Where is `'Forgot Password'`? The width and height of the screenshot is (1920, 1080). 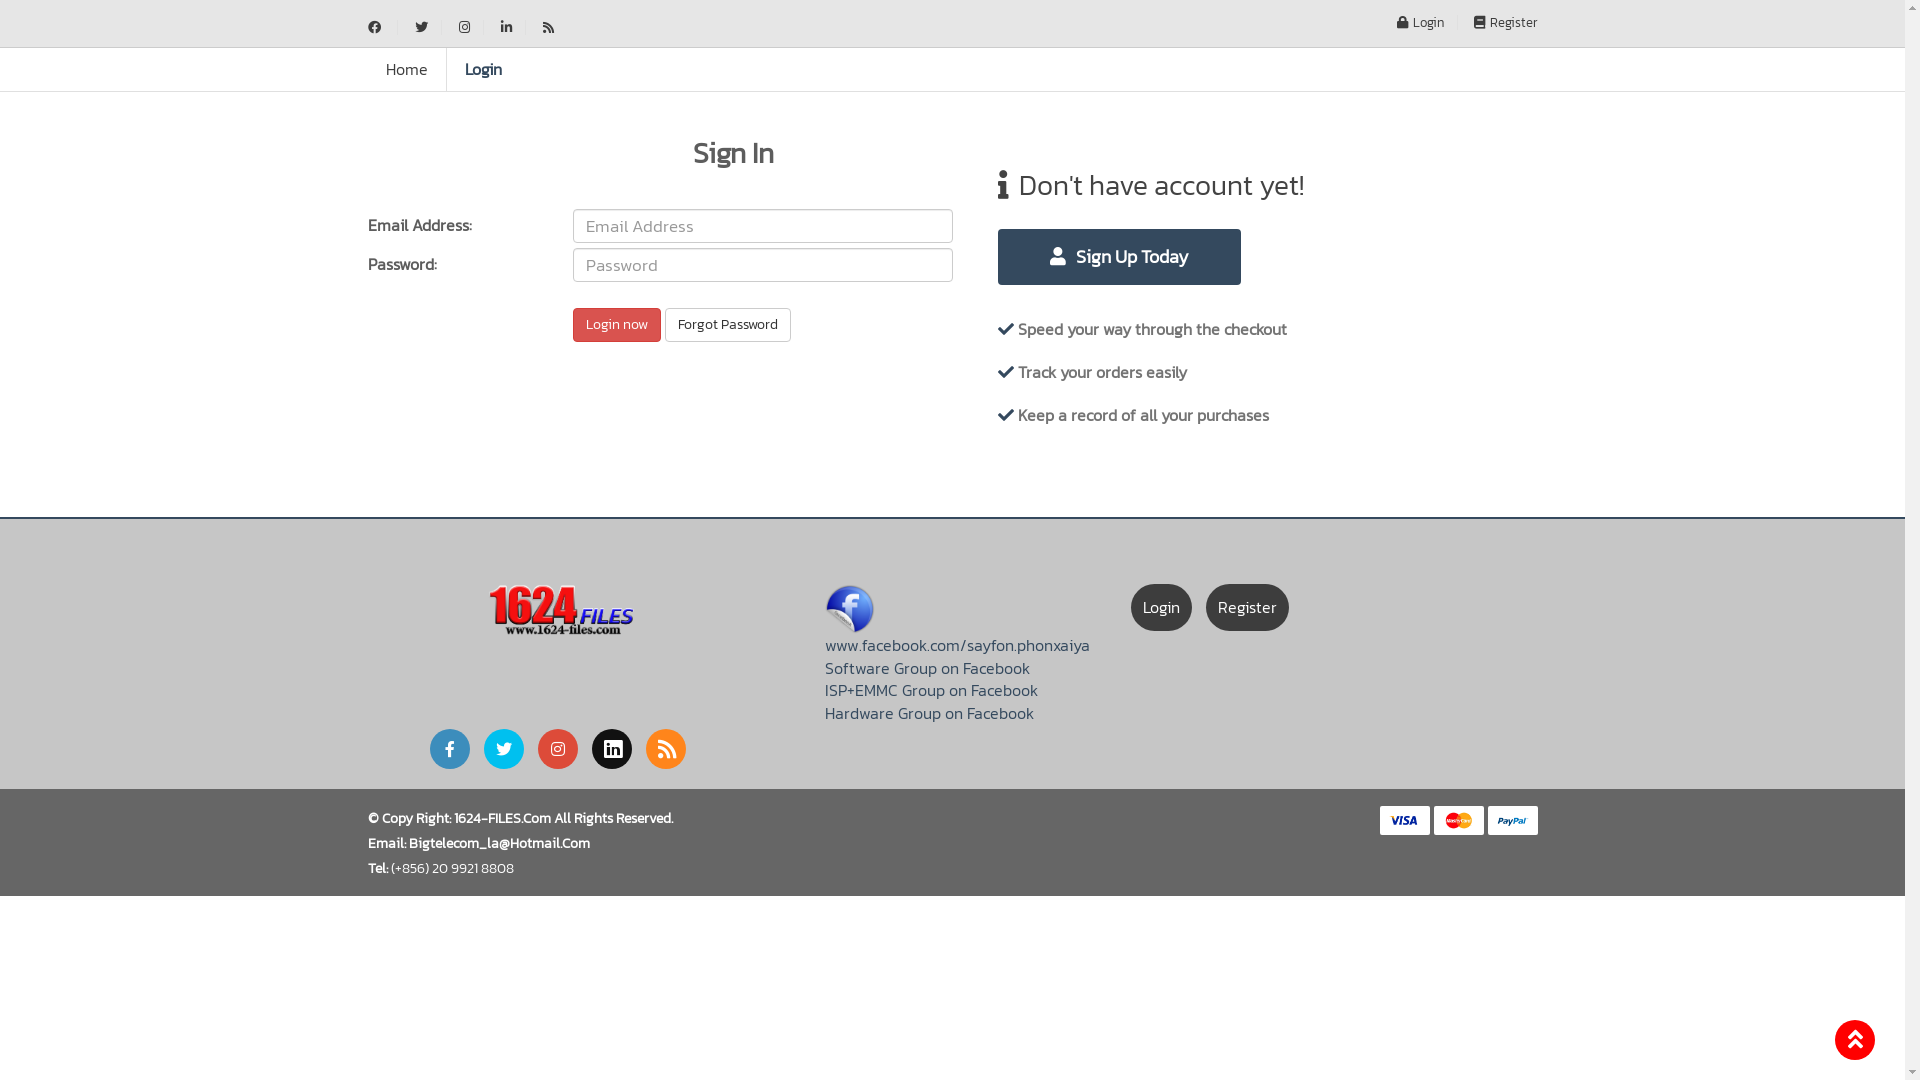
'Forgot Password' is located at coordinates (725, 323).